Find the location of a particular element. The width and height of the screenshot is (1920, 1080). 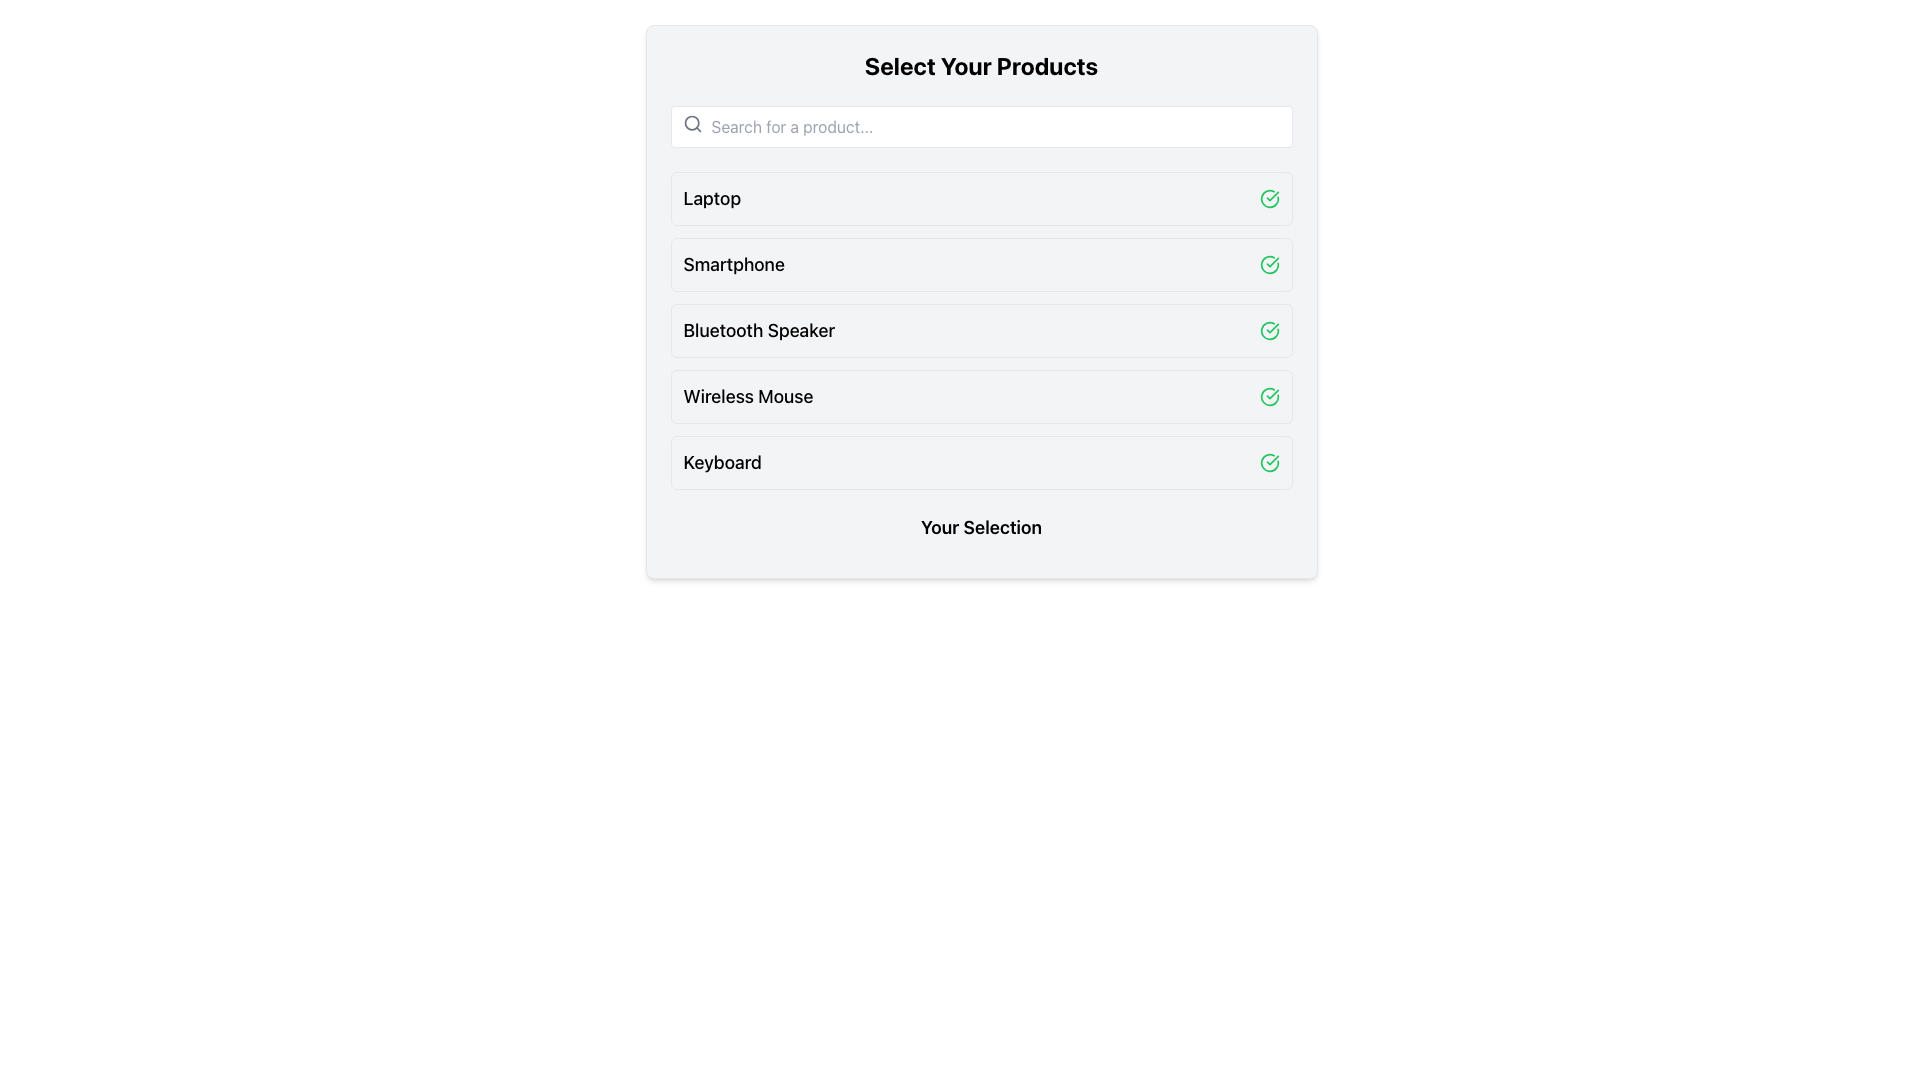

text of the central heading of the product selection panel, which helps users identify the purpose of the following section is located at coordinates (981, 64).